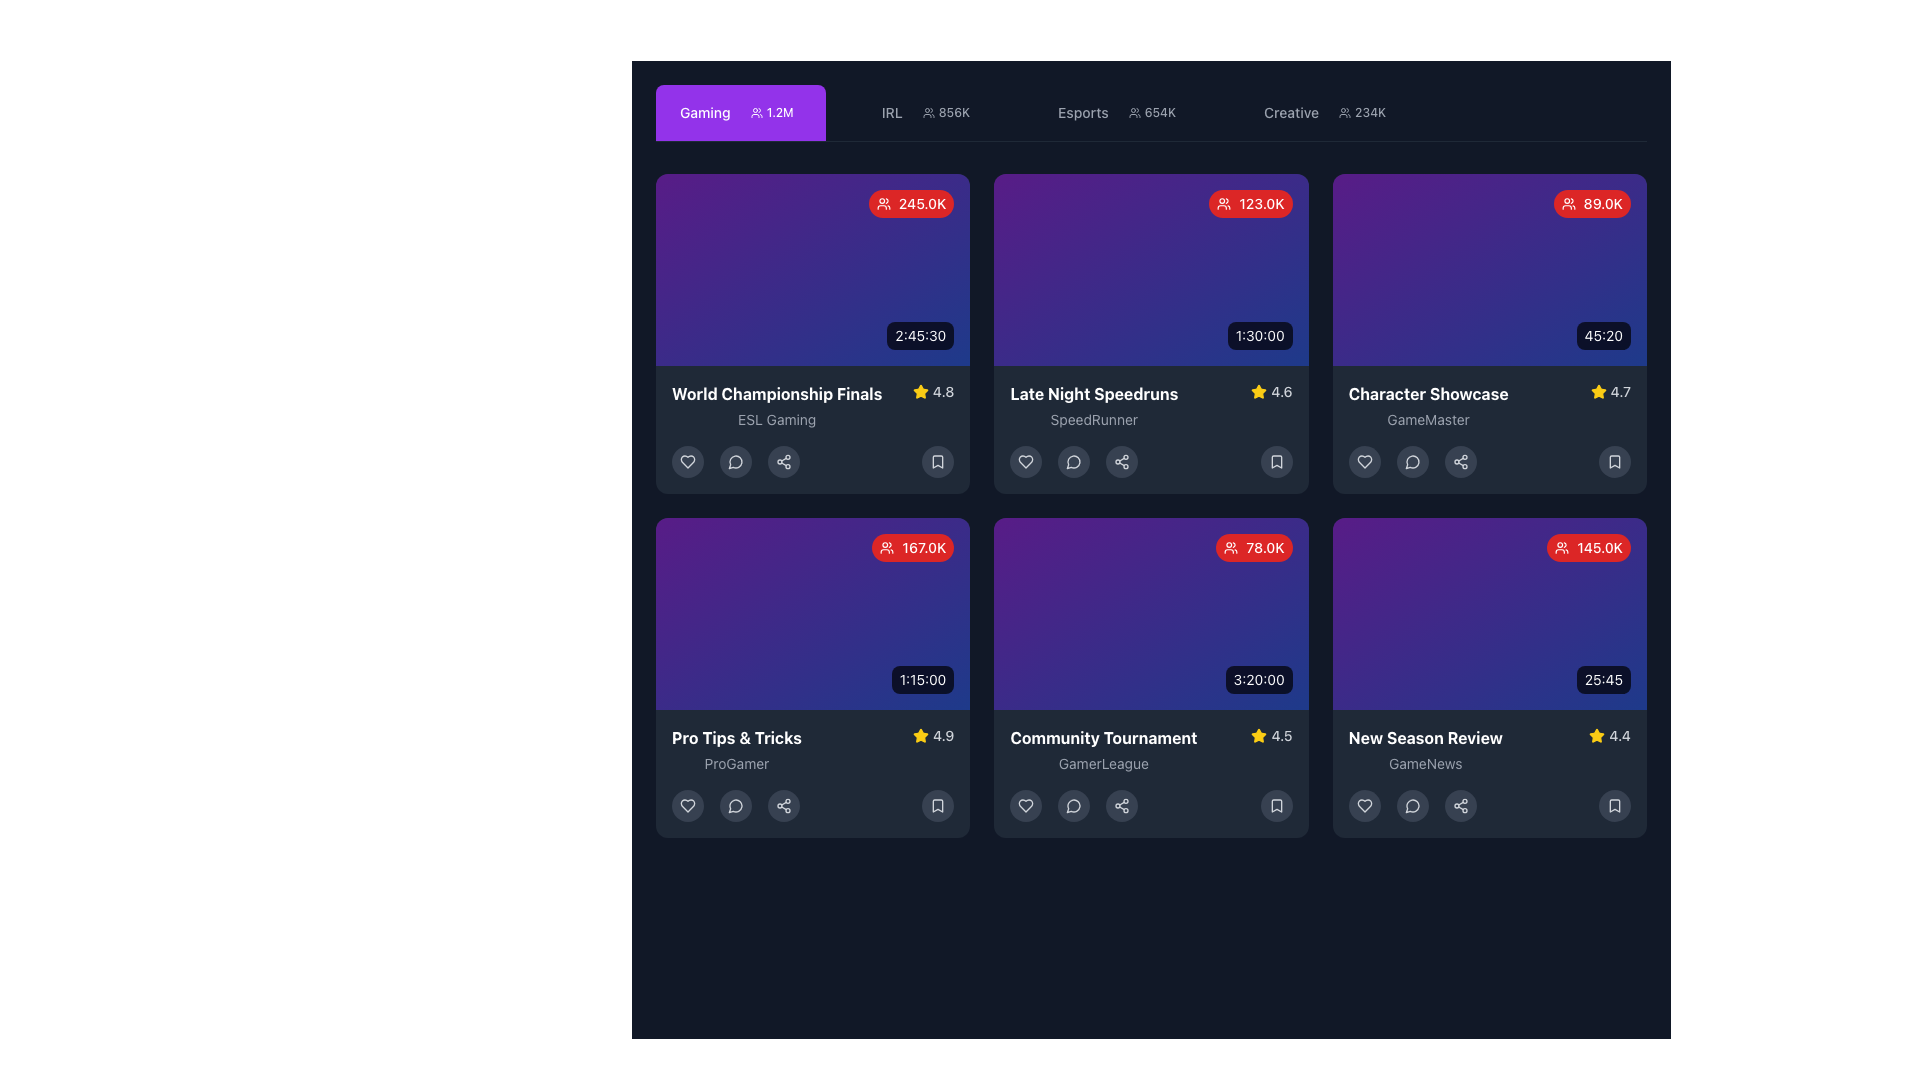  I want to click on rating value from the yellow star and the text '4.9' displayed in the bottom row of the 'Pro Tips & Tricks' tile, located near the top-right corner, so click(932, 736).